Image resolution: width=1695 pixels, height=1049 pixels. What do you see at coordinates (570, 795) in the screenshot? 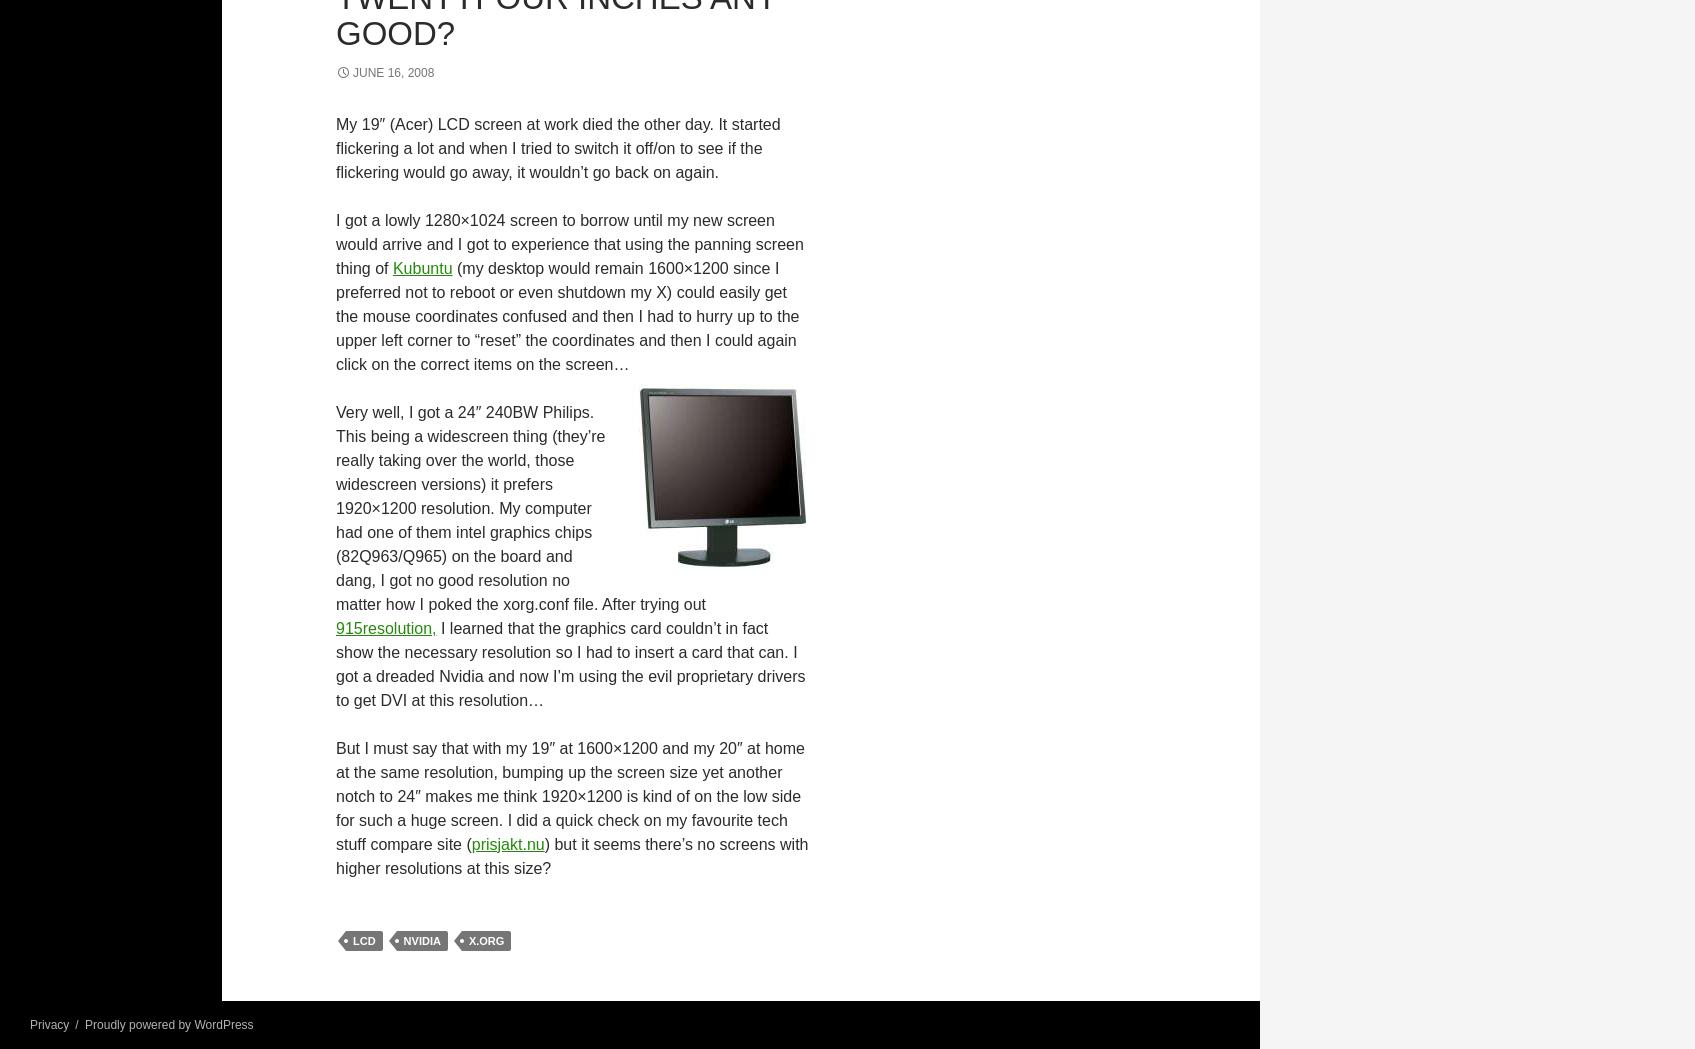
I see `'But I must say that with my 19″ at 1600×1200 and my 20″ at home at the same resolution, bumping up the screen size yet another notch to 24″ makes me think 1920×1200 is kind of on the low side for such a huge screen. I did a quick check on my favourite tech stuff compare site ('` at bounding box center [570, 795].